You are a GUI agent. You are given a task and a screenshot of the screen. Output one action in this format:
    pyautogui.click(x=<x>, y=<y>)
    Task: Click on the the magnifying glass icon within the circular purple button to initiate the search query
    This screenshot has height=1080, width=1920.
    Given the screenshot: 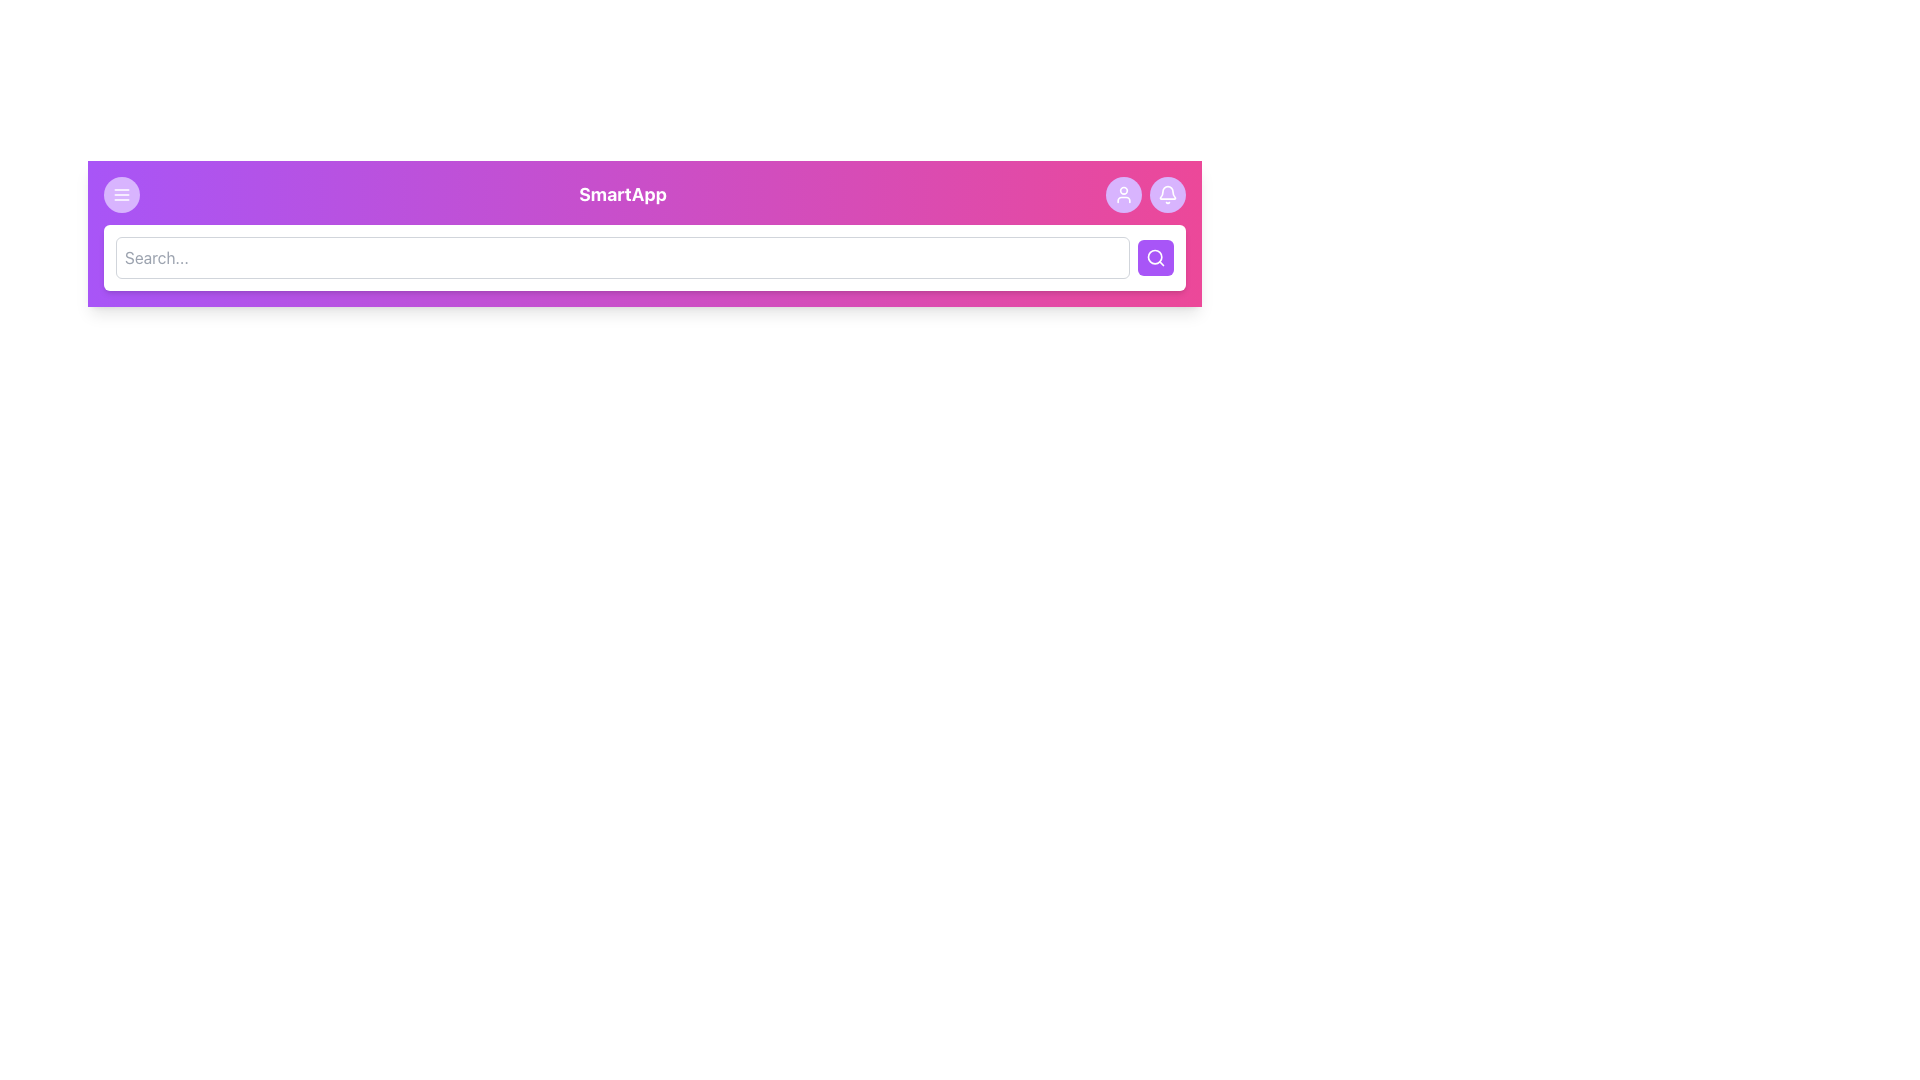 What is the action you would take?
    pyautogui.click(x=1156, y=257)
    